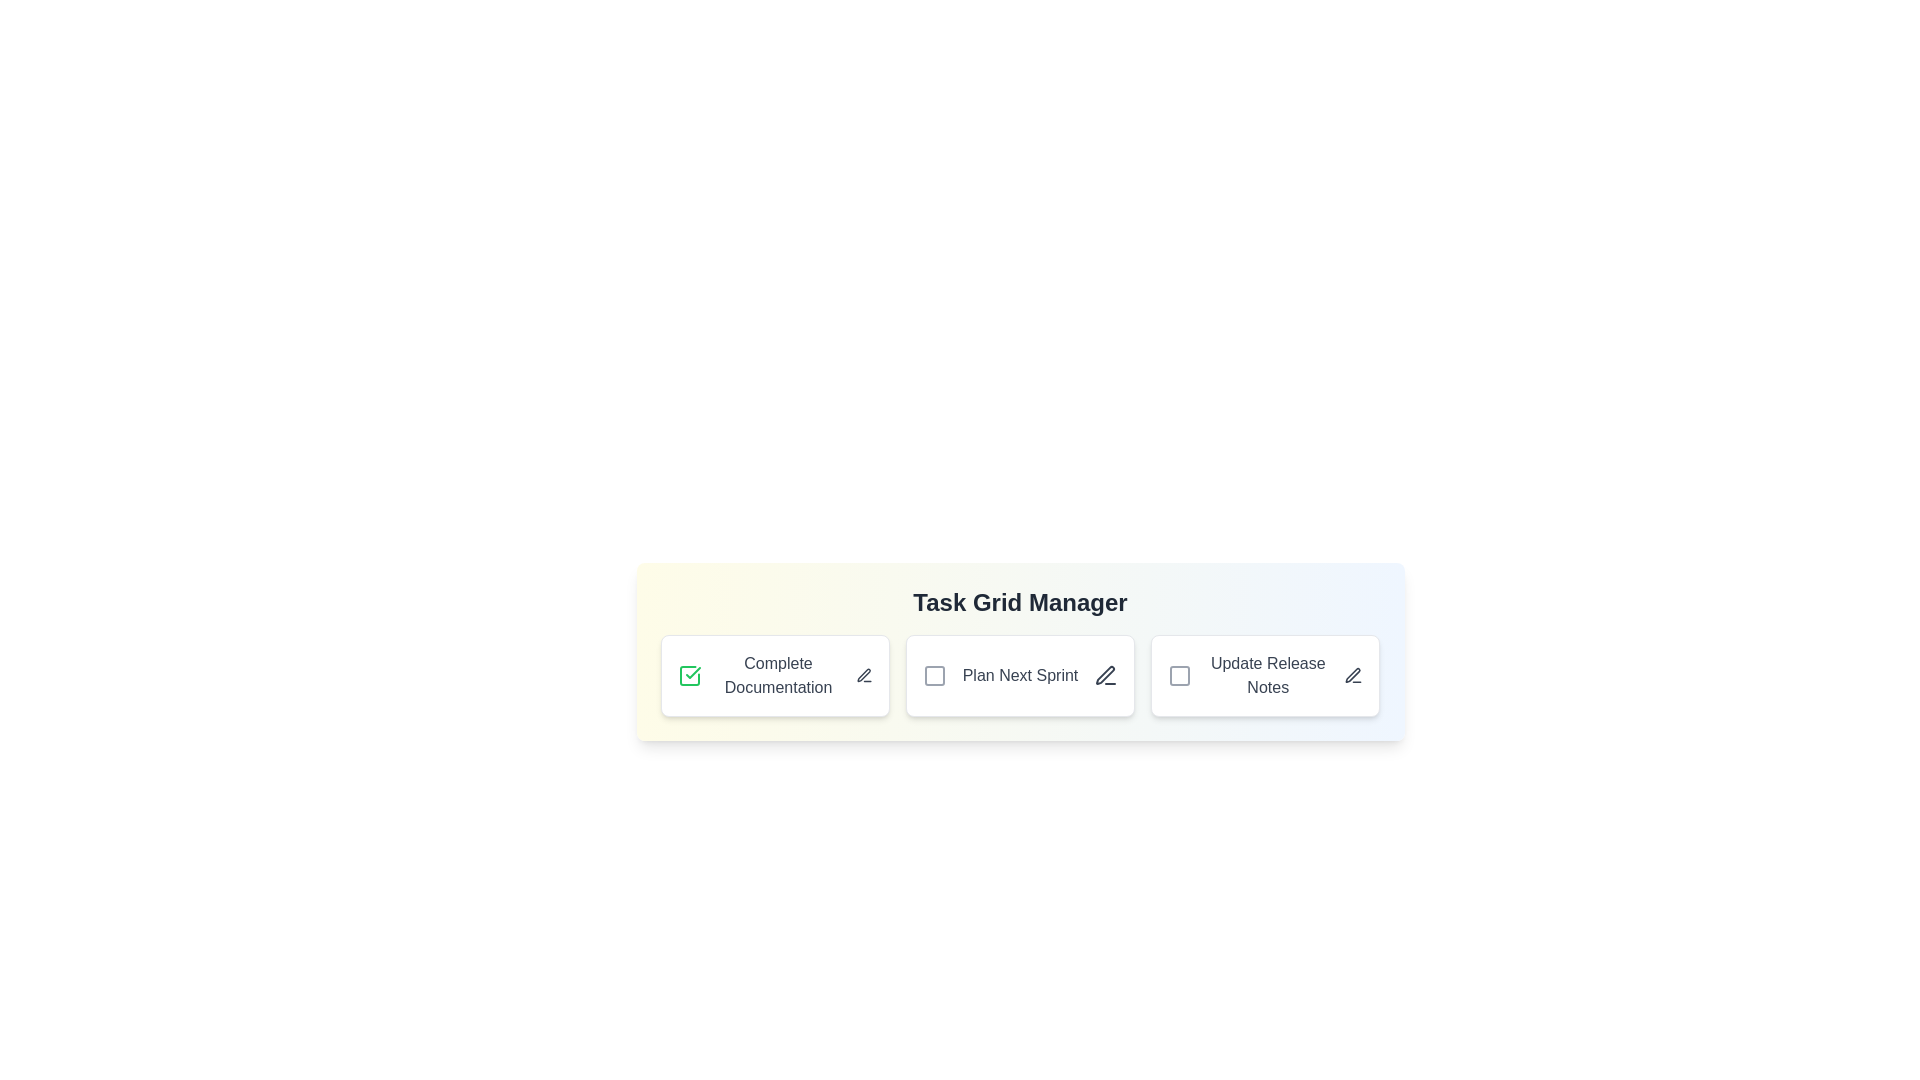 This screenshot has height=1080, width=1920. Describe the element at coordinates (1020, 601) in the screenshot. I see `the header of the Task Grid Manager component` at that location.